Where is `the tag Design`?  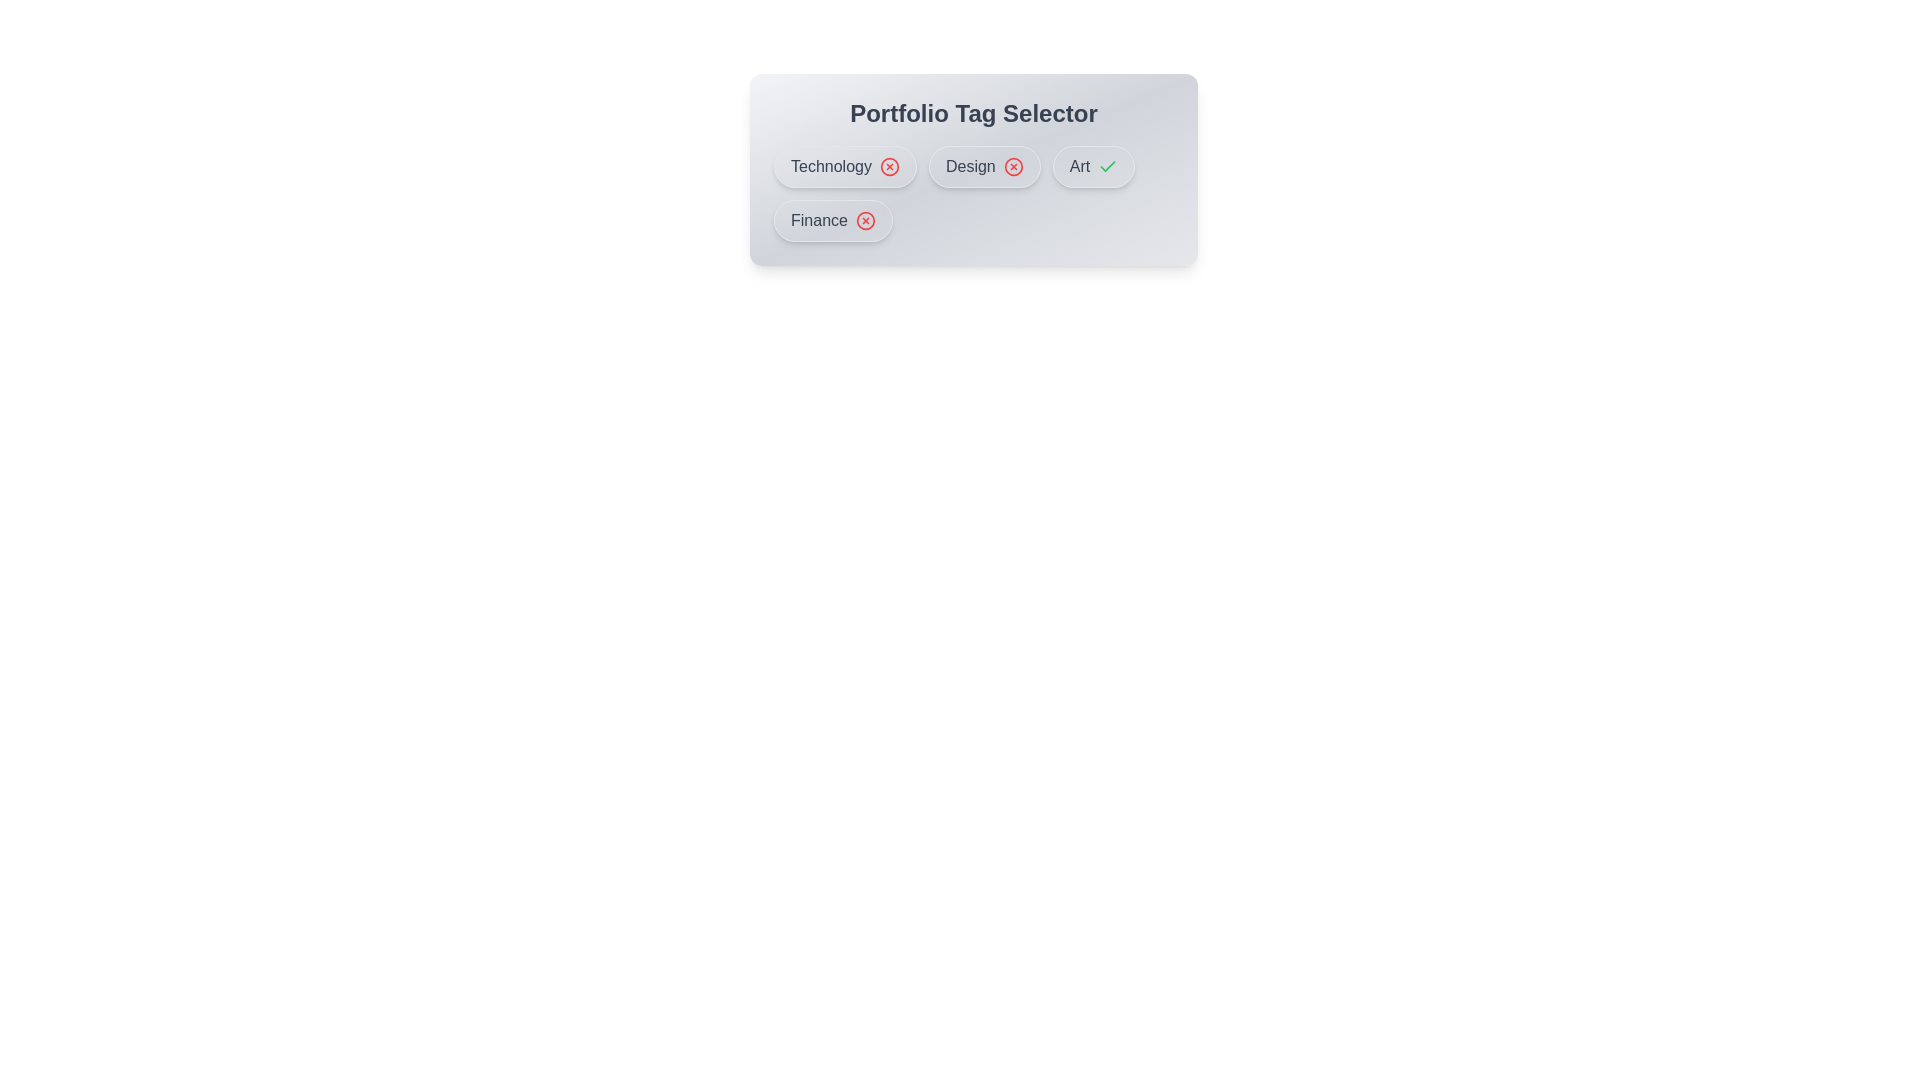
the tag Design is located at coordinates (983, 165).